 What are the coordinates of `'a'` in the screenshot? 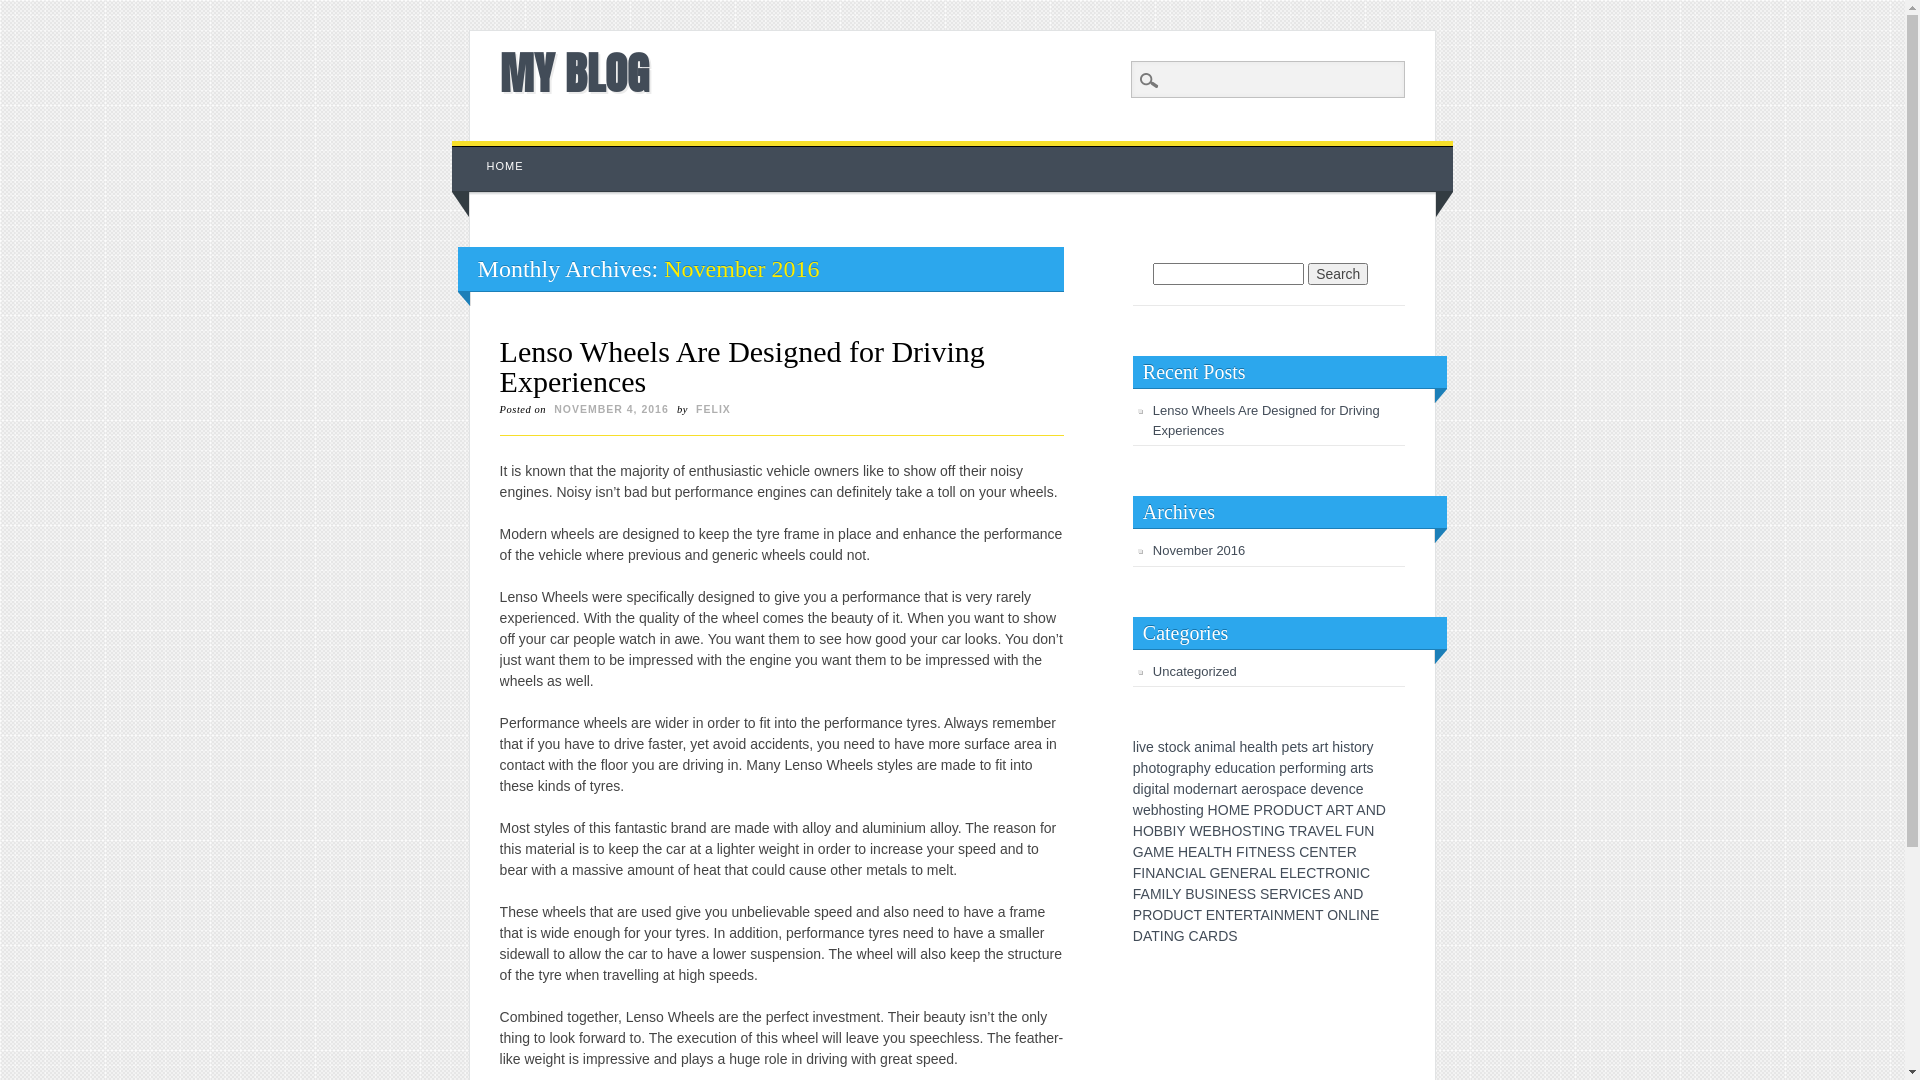 It's located at (1315, 747).